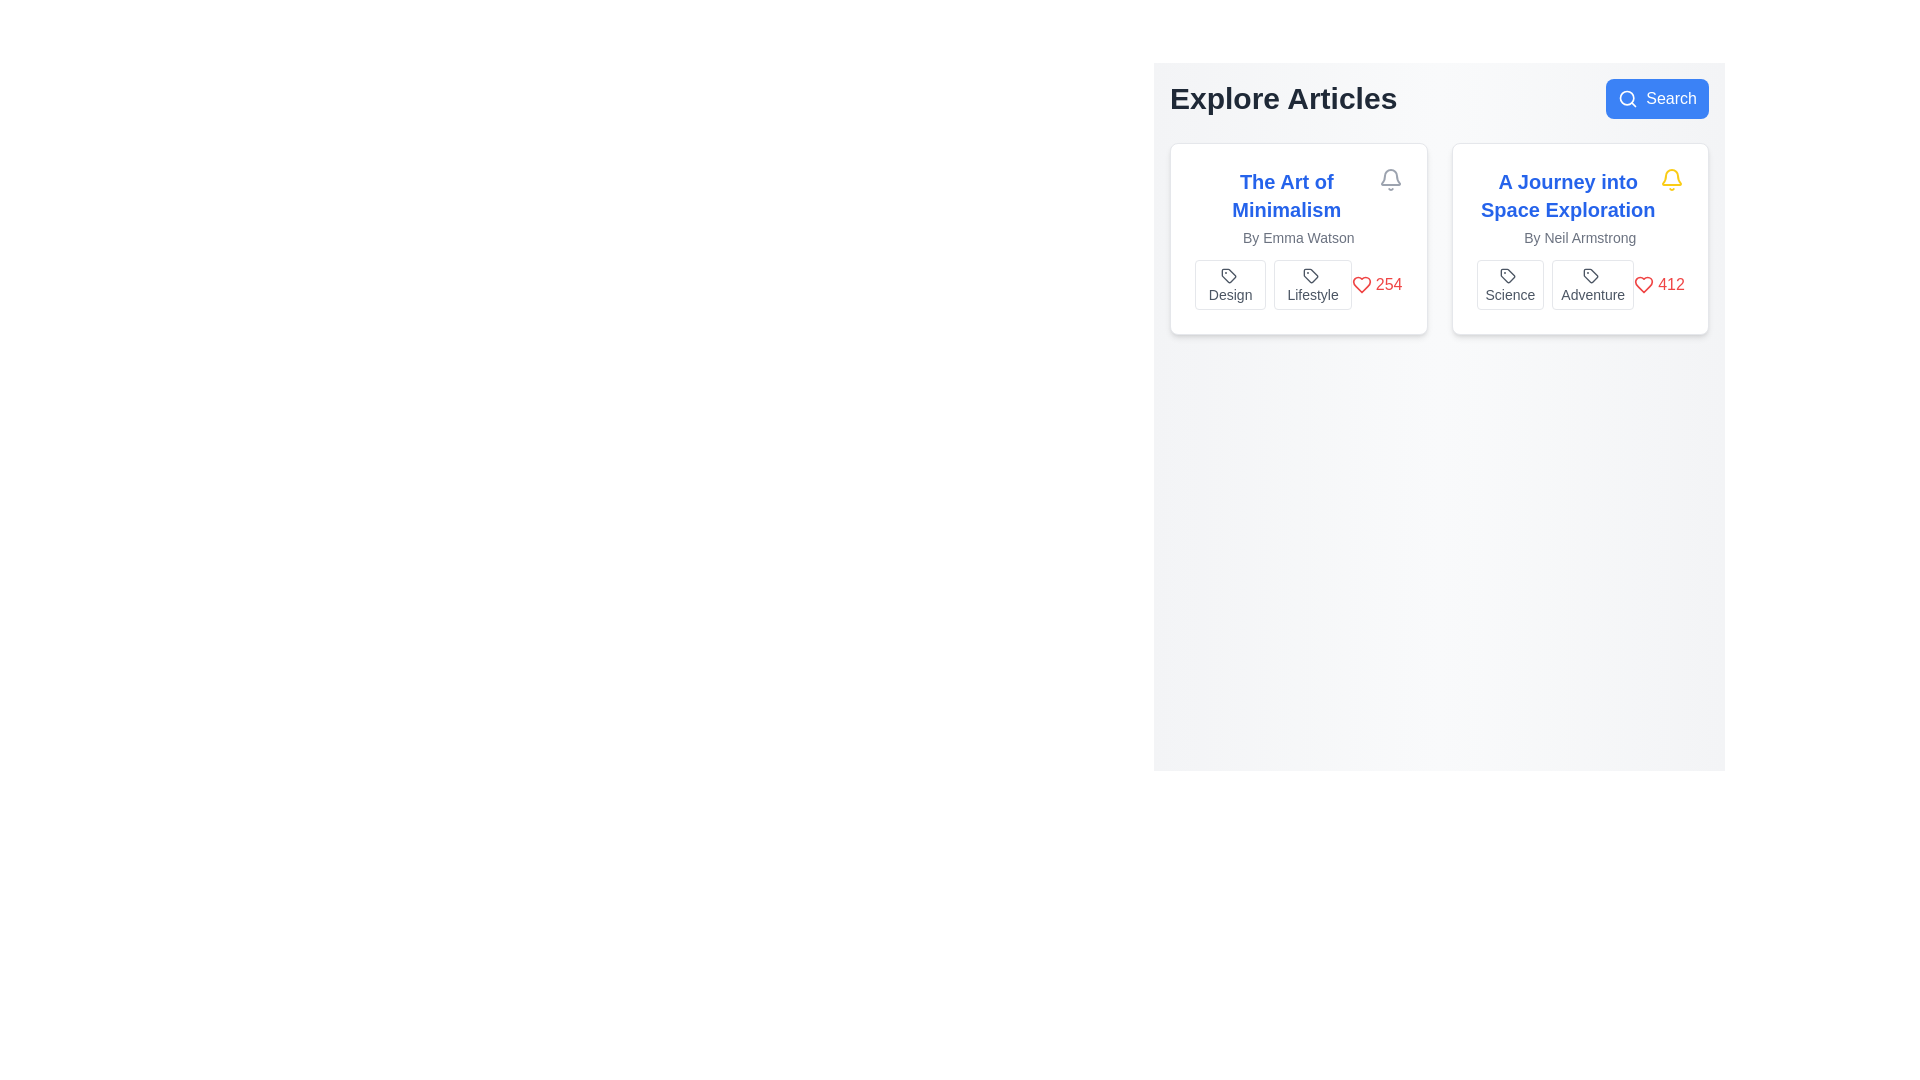  I want to click on the text of the label that displays 'Adventure', which is the second label in a horizontal stack below the title 'A Journey into Space Exploration', so click(1592, 285).